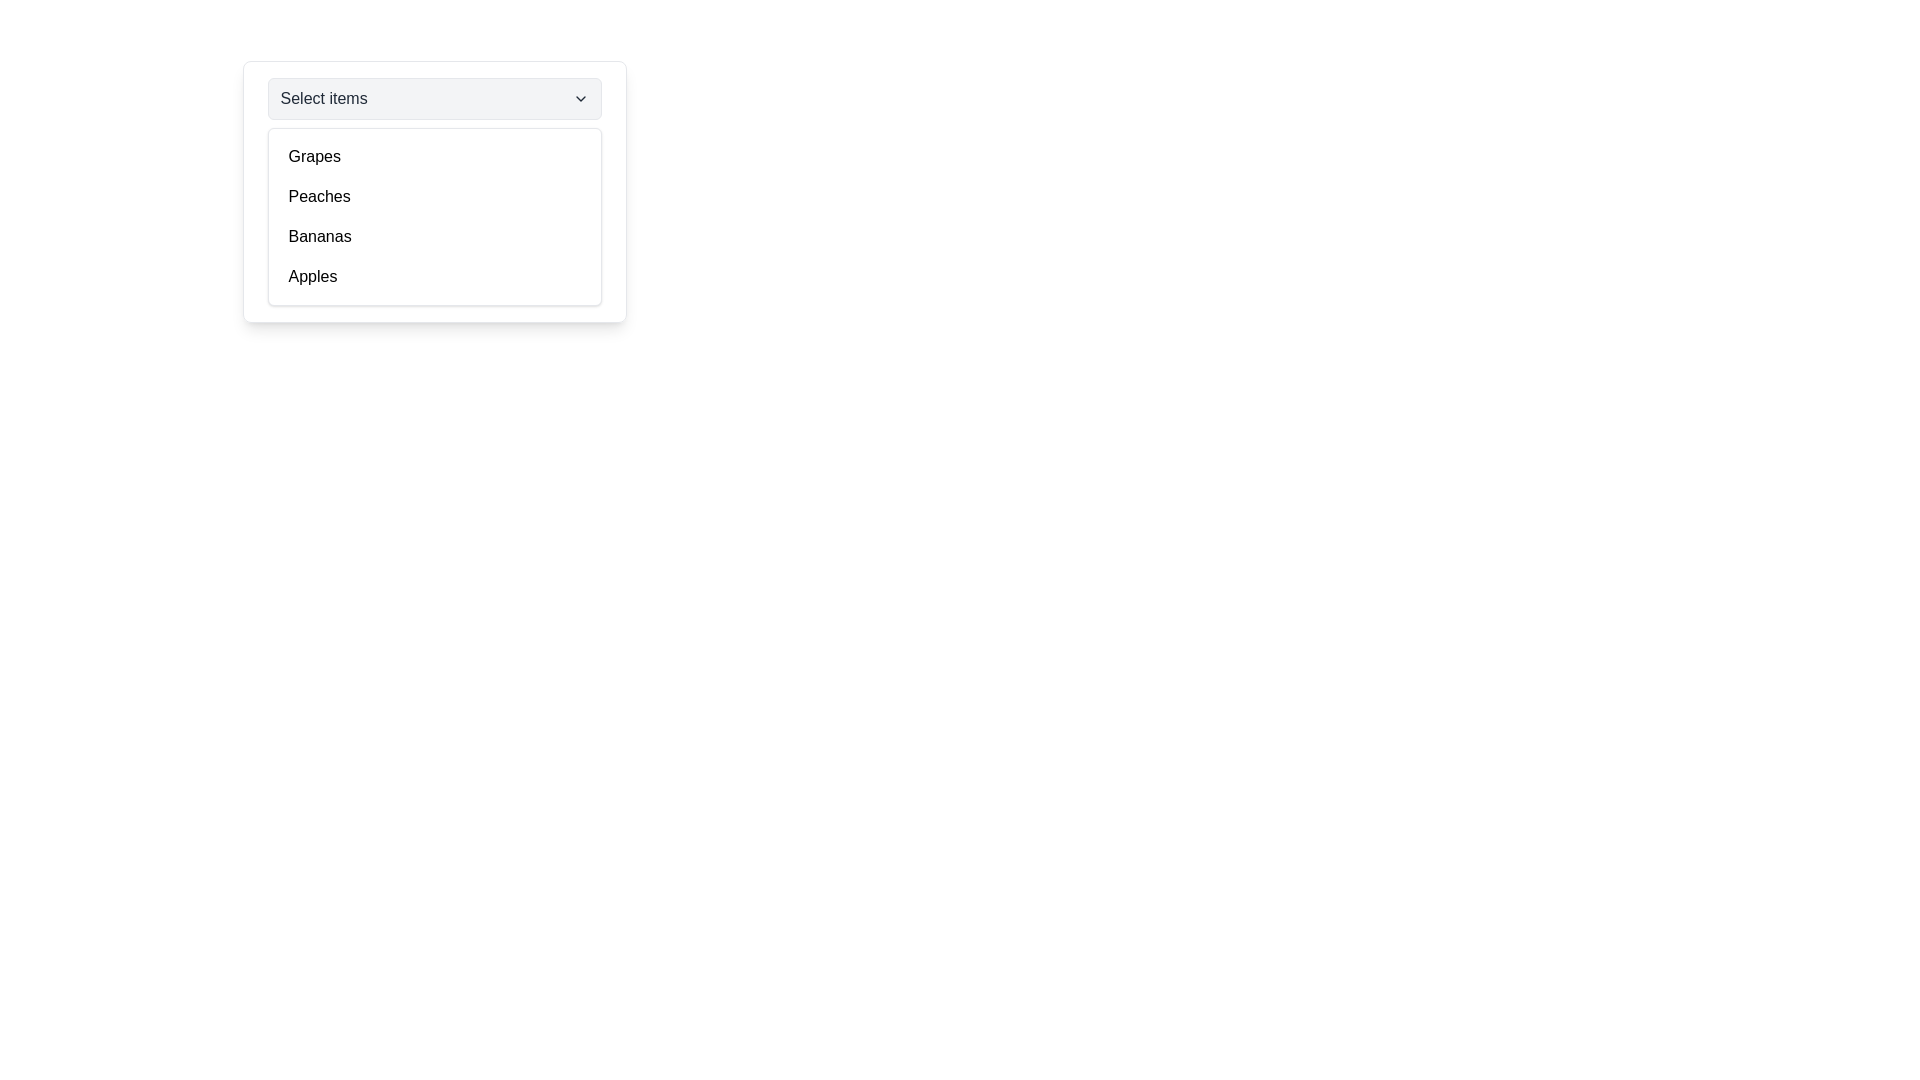 Image resolution: width=1920 pixels, height=1080 pixels. Describe the element at coordinates (433, 216) in the screenshot. I see `individual options within the Dropdown menu list, which is a white box with rounded corners located underneath the 'Select items' dropdown button` at that location.